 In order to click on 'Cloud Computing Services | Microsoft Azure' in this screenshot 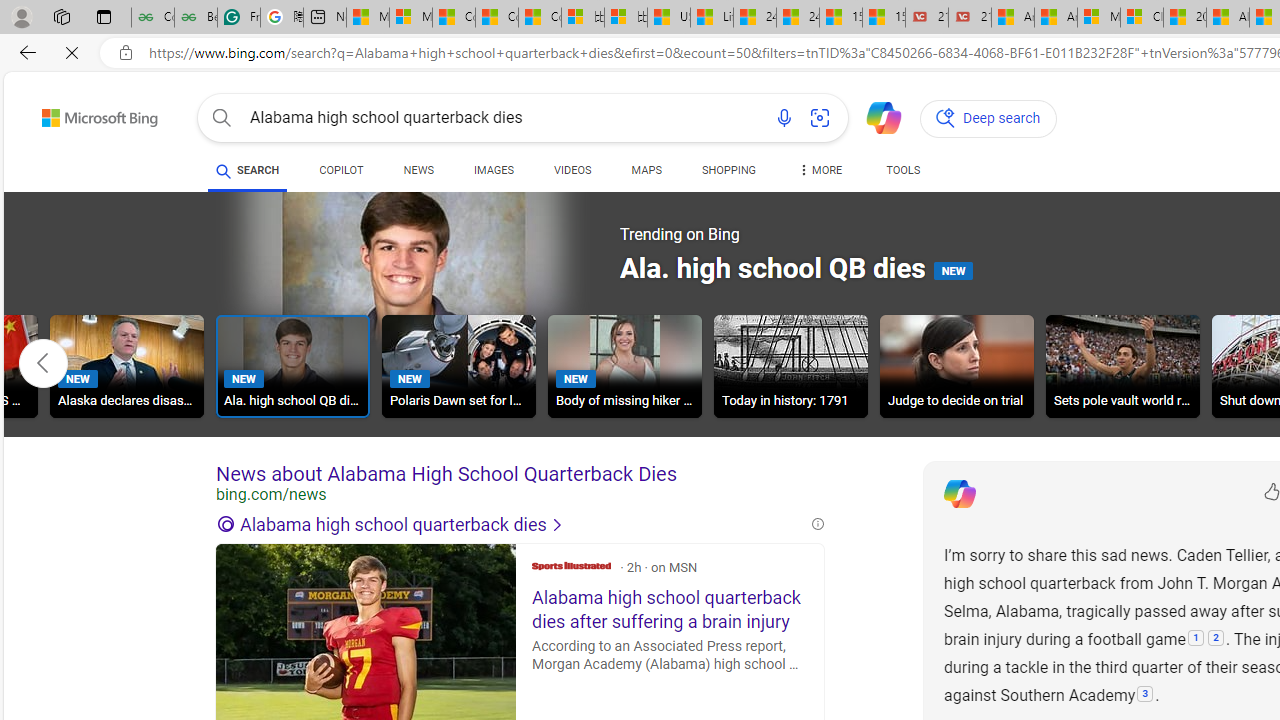, I will do `click(1142, 17)`.